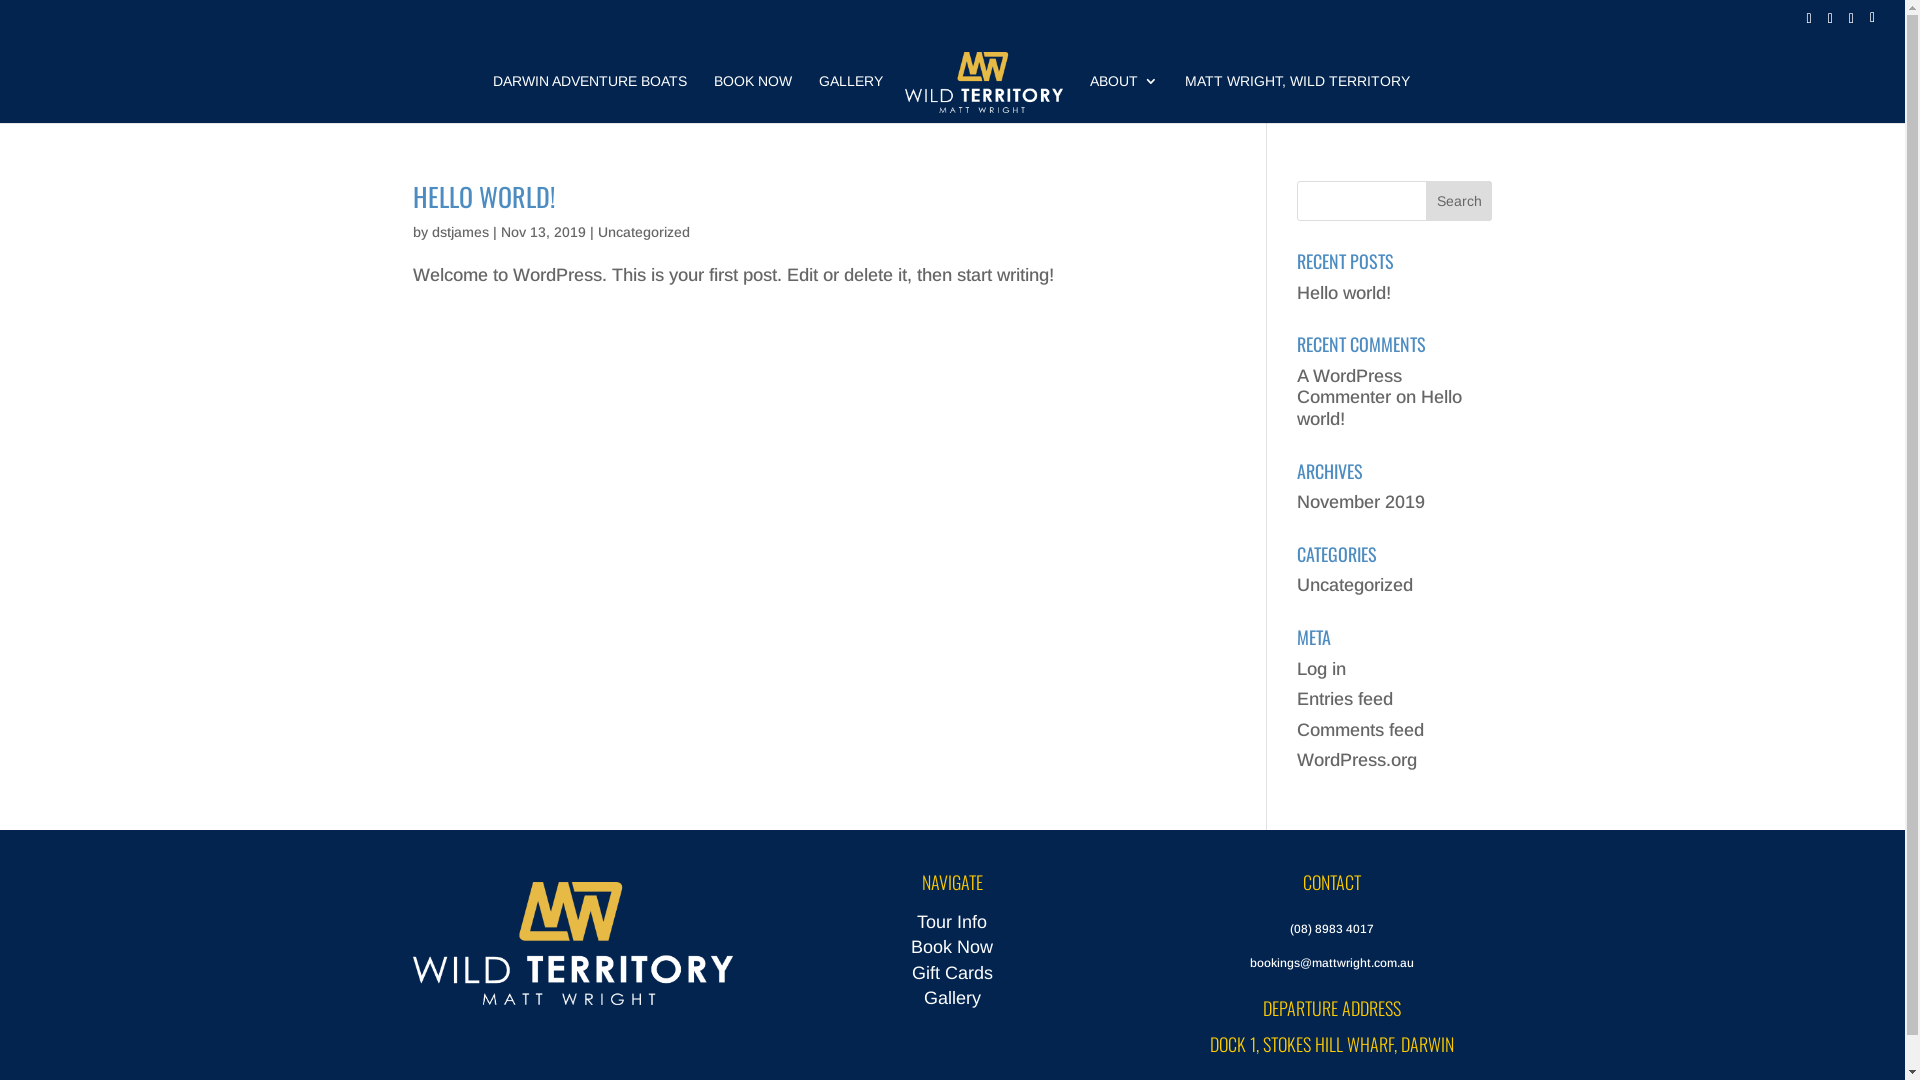 This screenshot has width=1920, height=1080. Describe the element at coordinates (1123, 98) in the screenshot. I see `'ABOUT'` at that location.